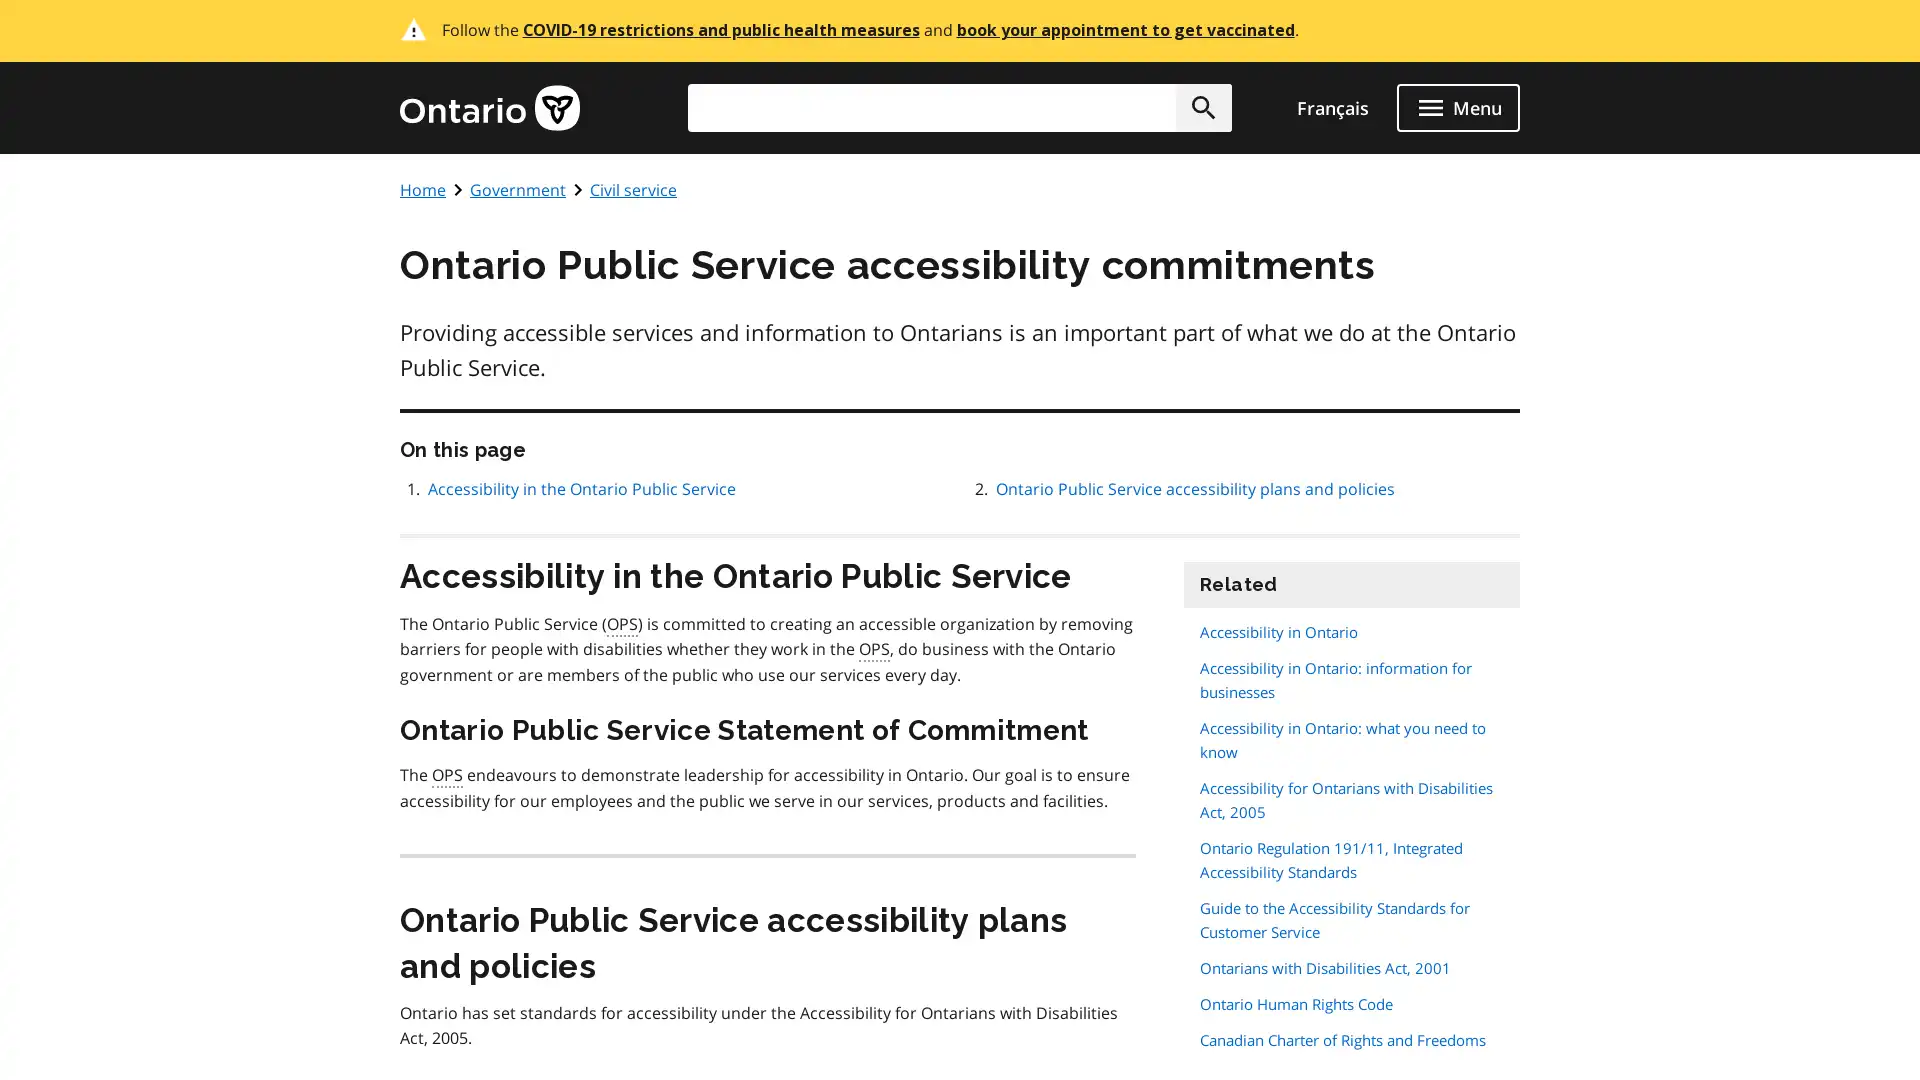  I want to click on Search, so click(1203, 107).